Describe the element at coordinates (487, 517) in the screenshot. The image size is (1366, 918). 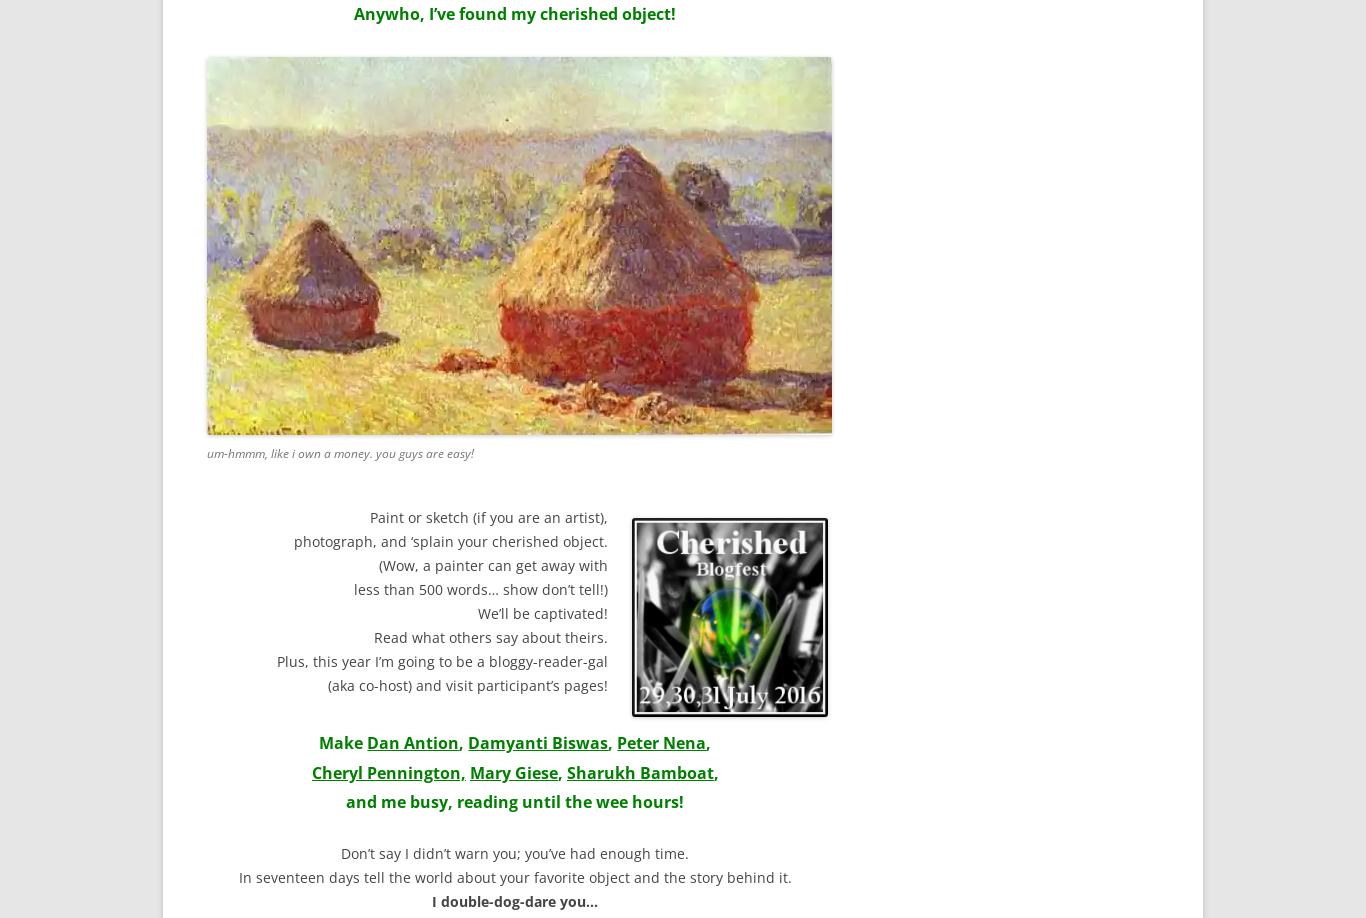
I see `'Paint or sketch (if you are an artist),'` at that location.